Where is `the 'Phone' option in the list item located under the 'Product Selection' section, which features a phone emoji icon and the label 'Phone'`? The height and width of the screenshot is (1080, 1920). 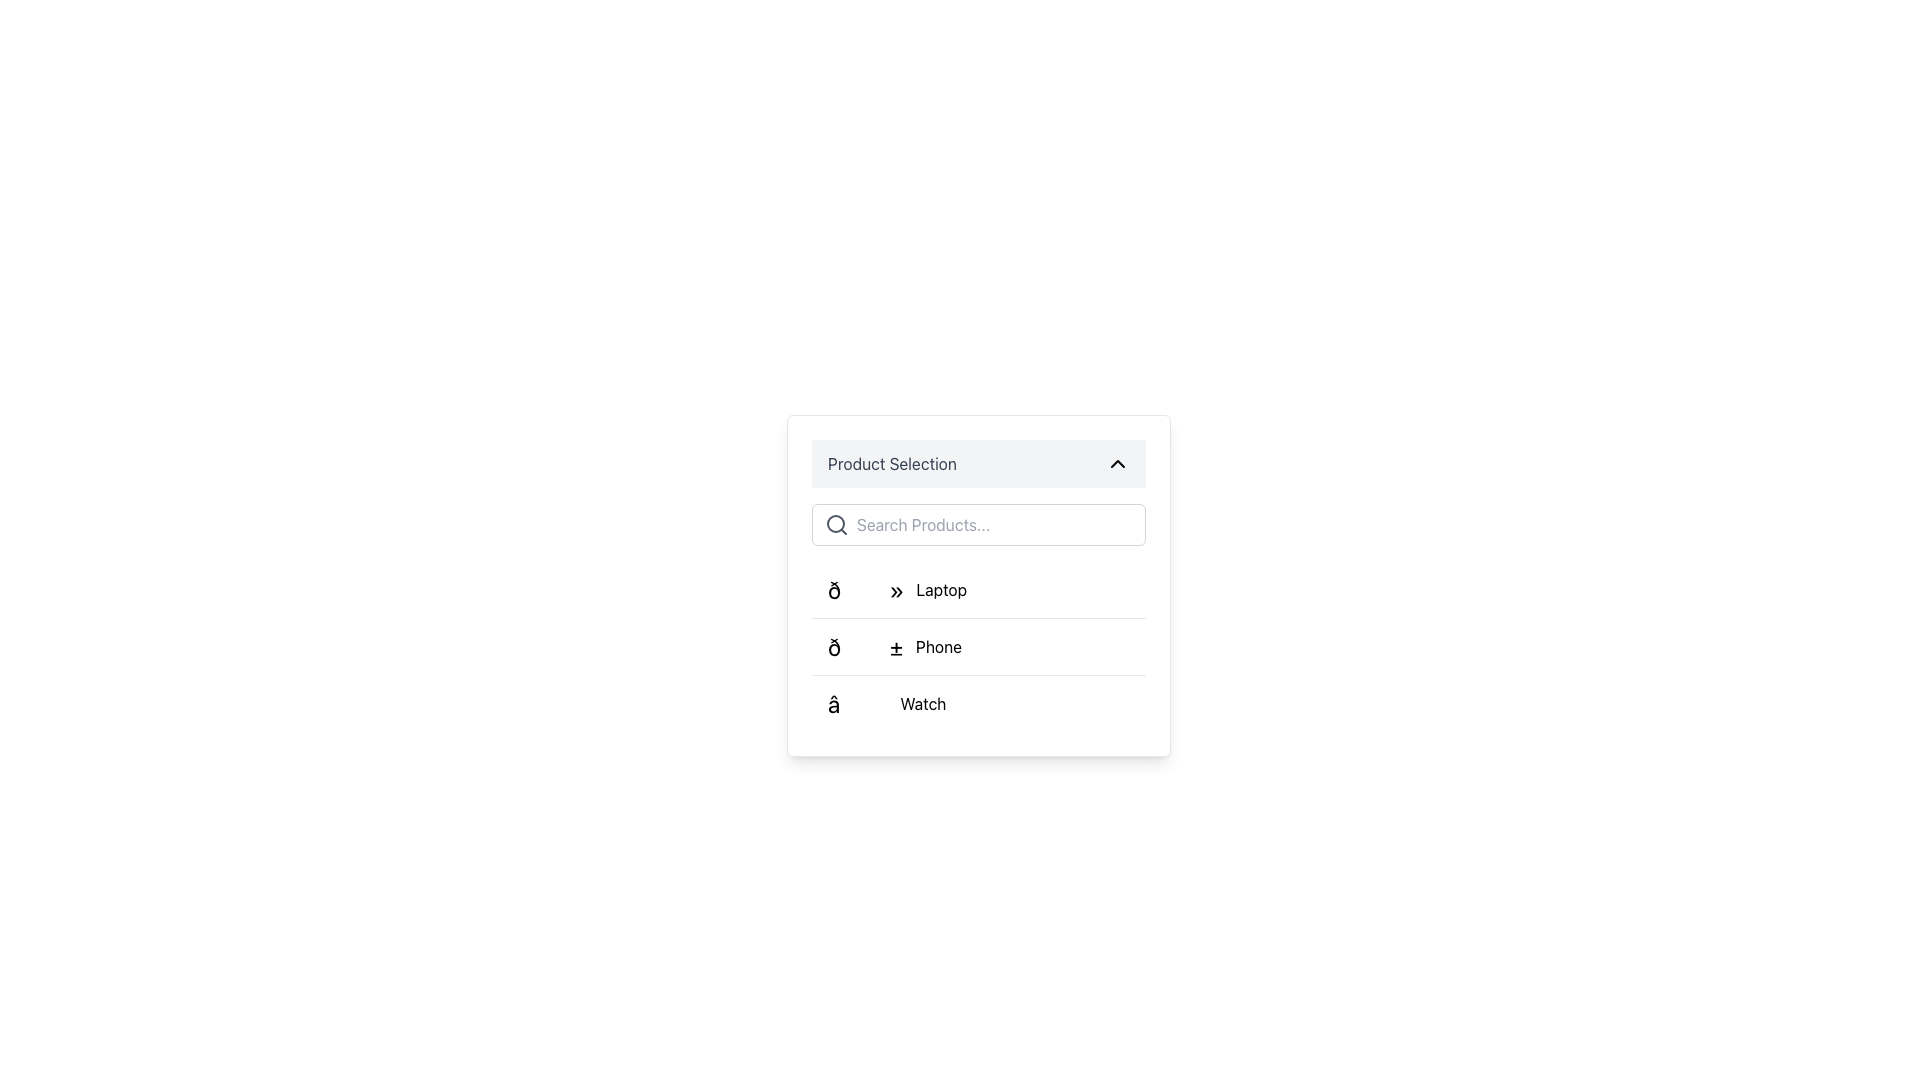
the 'Phone' option in the list item located under the 'Product Selection' section, which features a phone emoji icon and the label 'Phone' is located at coordinates (893, 647).